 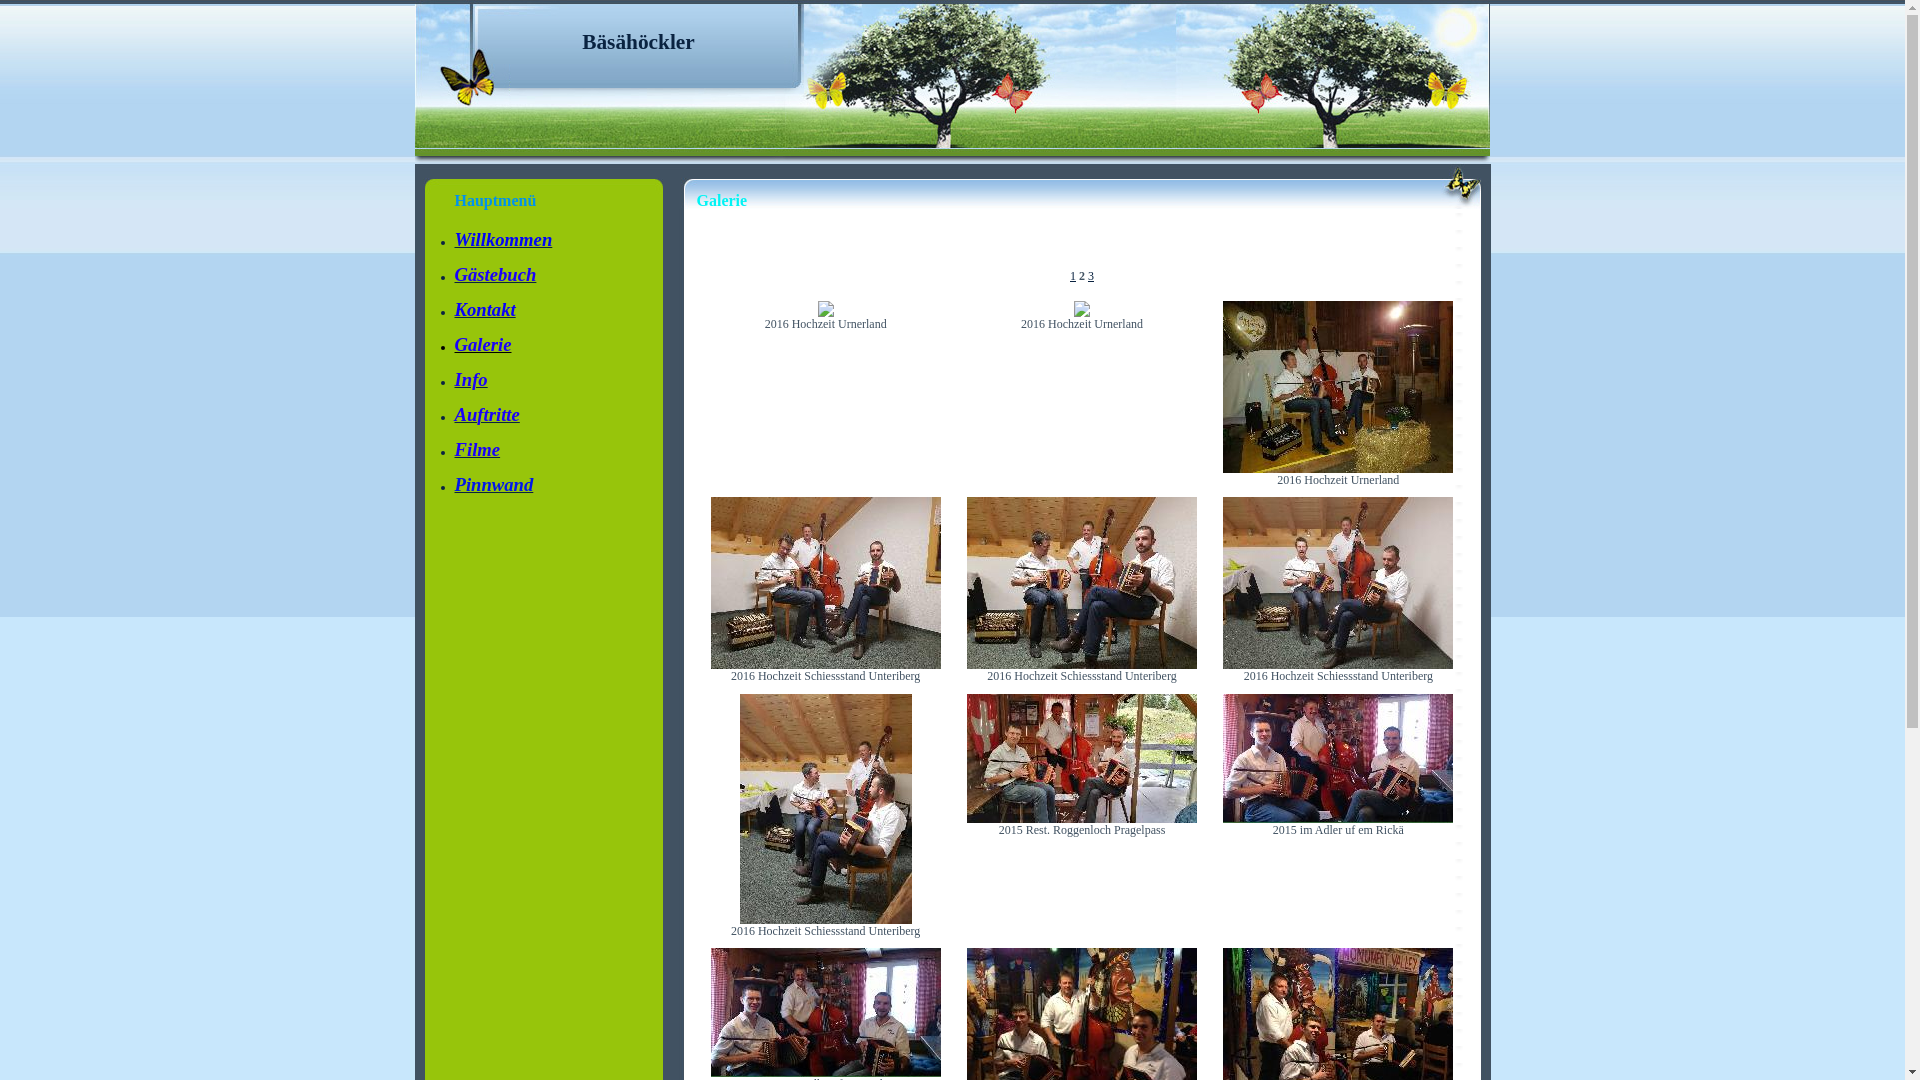 I want to click on '3', so click(x=1089, y=276).